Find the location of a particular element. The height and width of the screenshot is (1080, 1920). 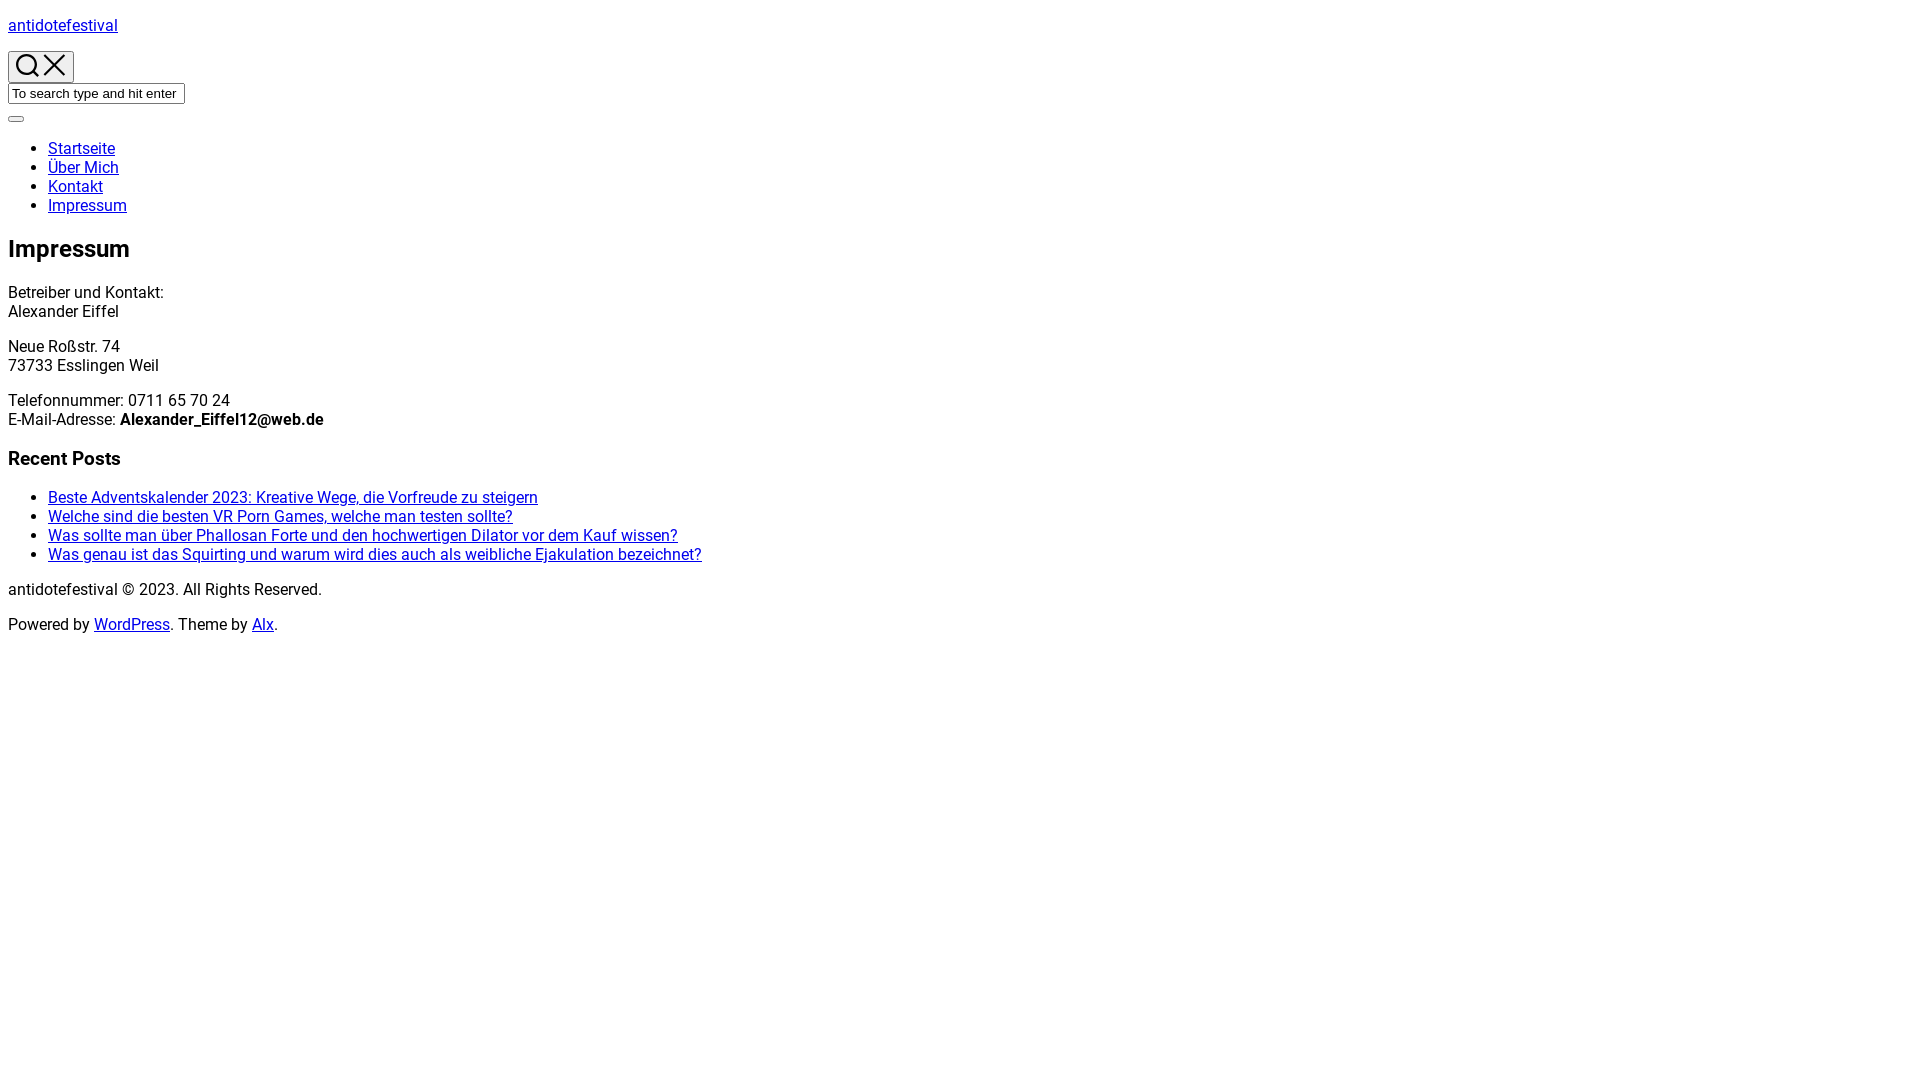

'Startseite' is located at coordinates (48, 147).